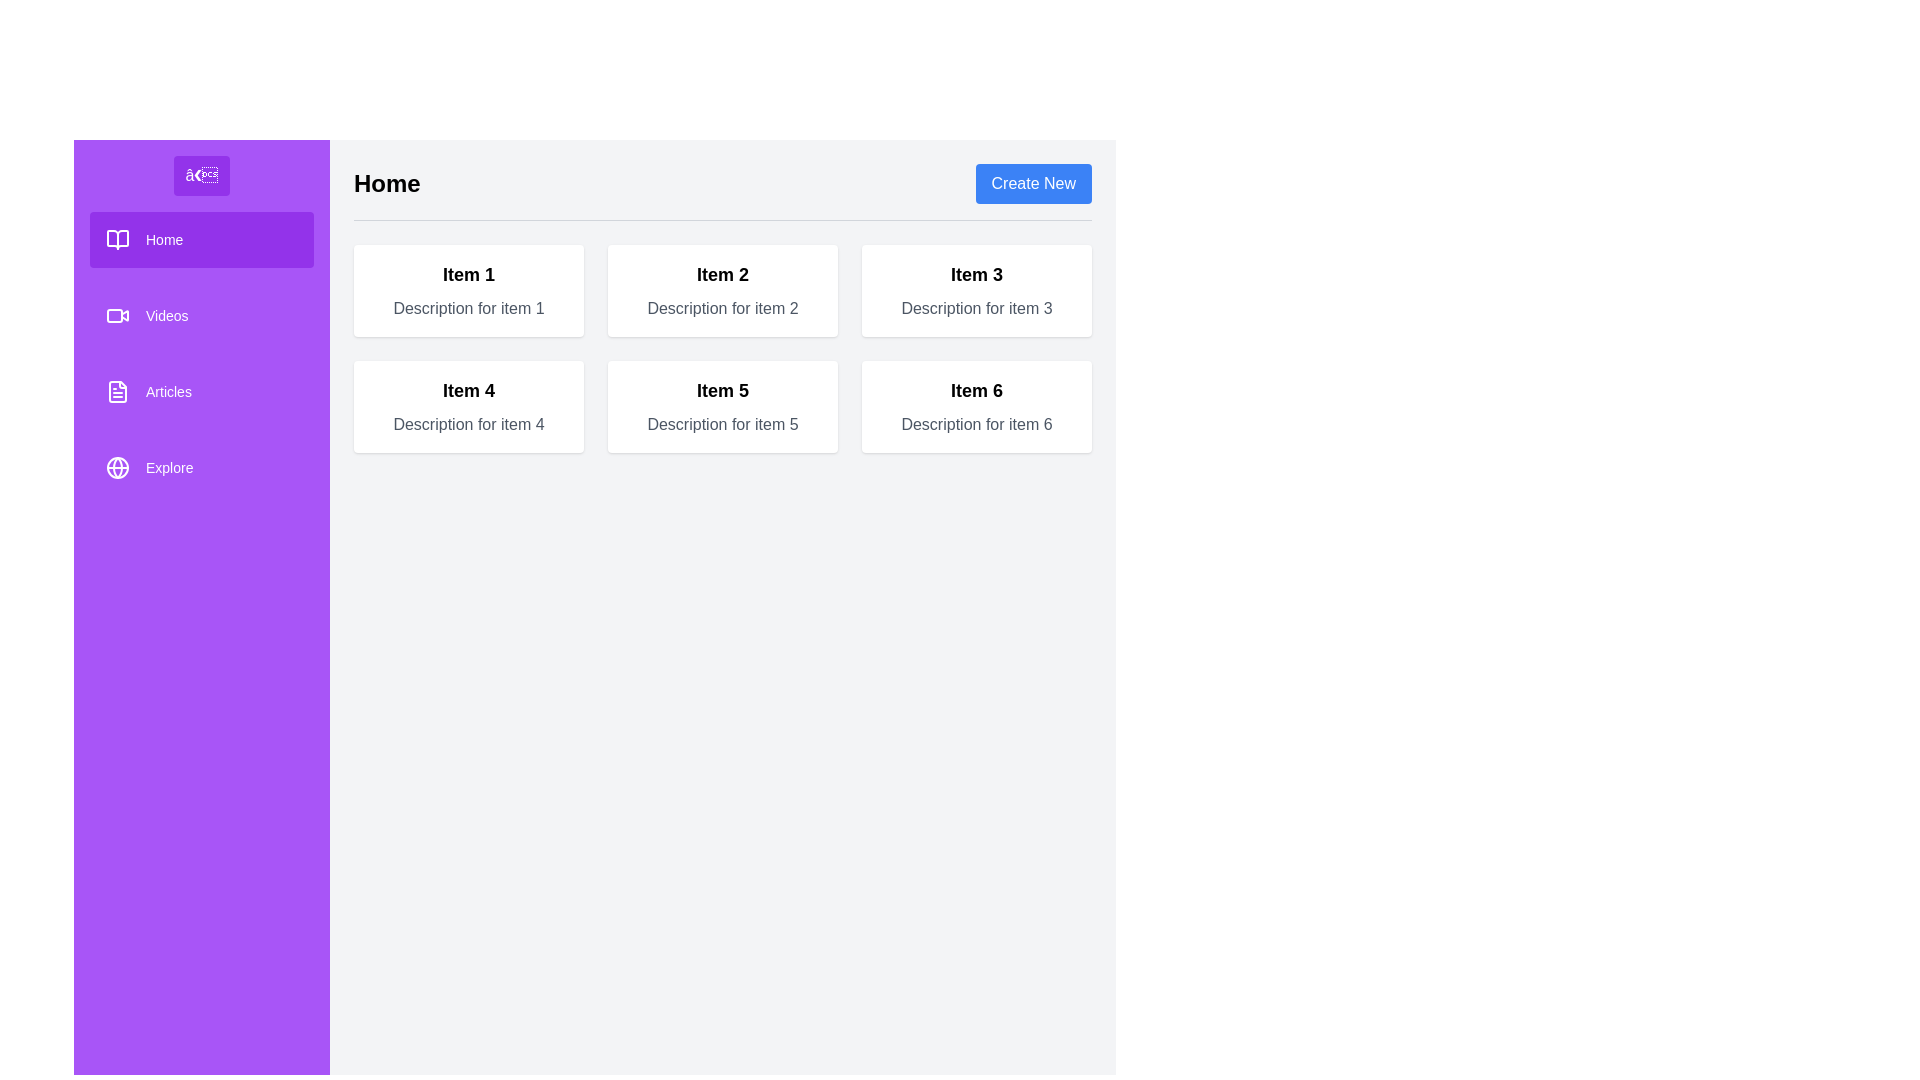 This screenshot has width=1920, height=1080. What do you see at coordinates (164, 238) in the screenshot?
I see `'Home' label located in the left sidebar menu, which displays white text on a purple background beneath the open book icon` at bounding box center [164, 238].